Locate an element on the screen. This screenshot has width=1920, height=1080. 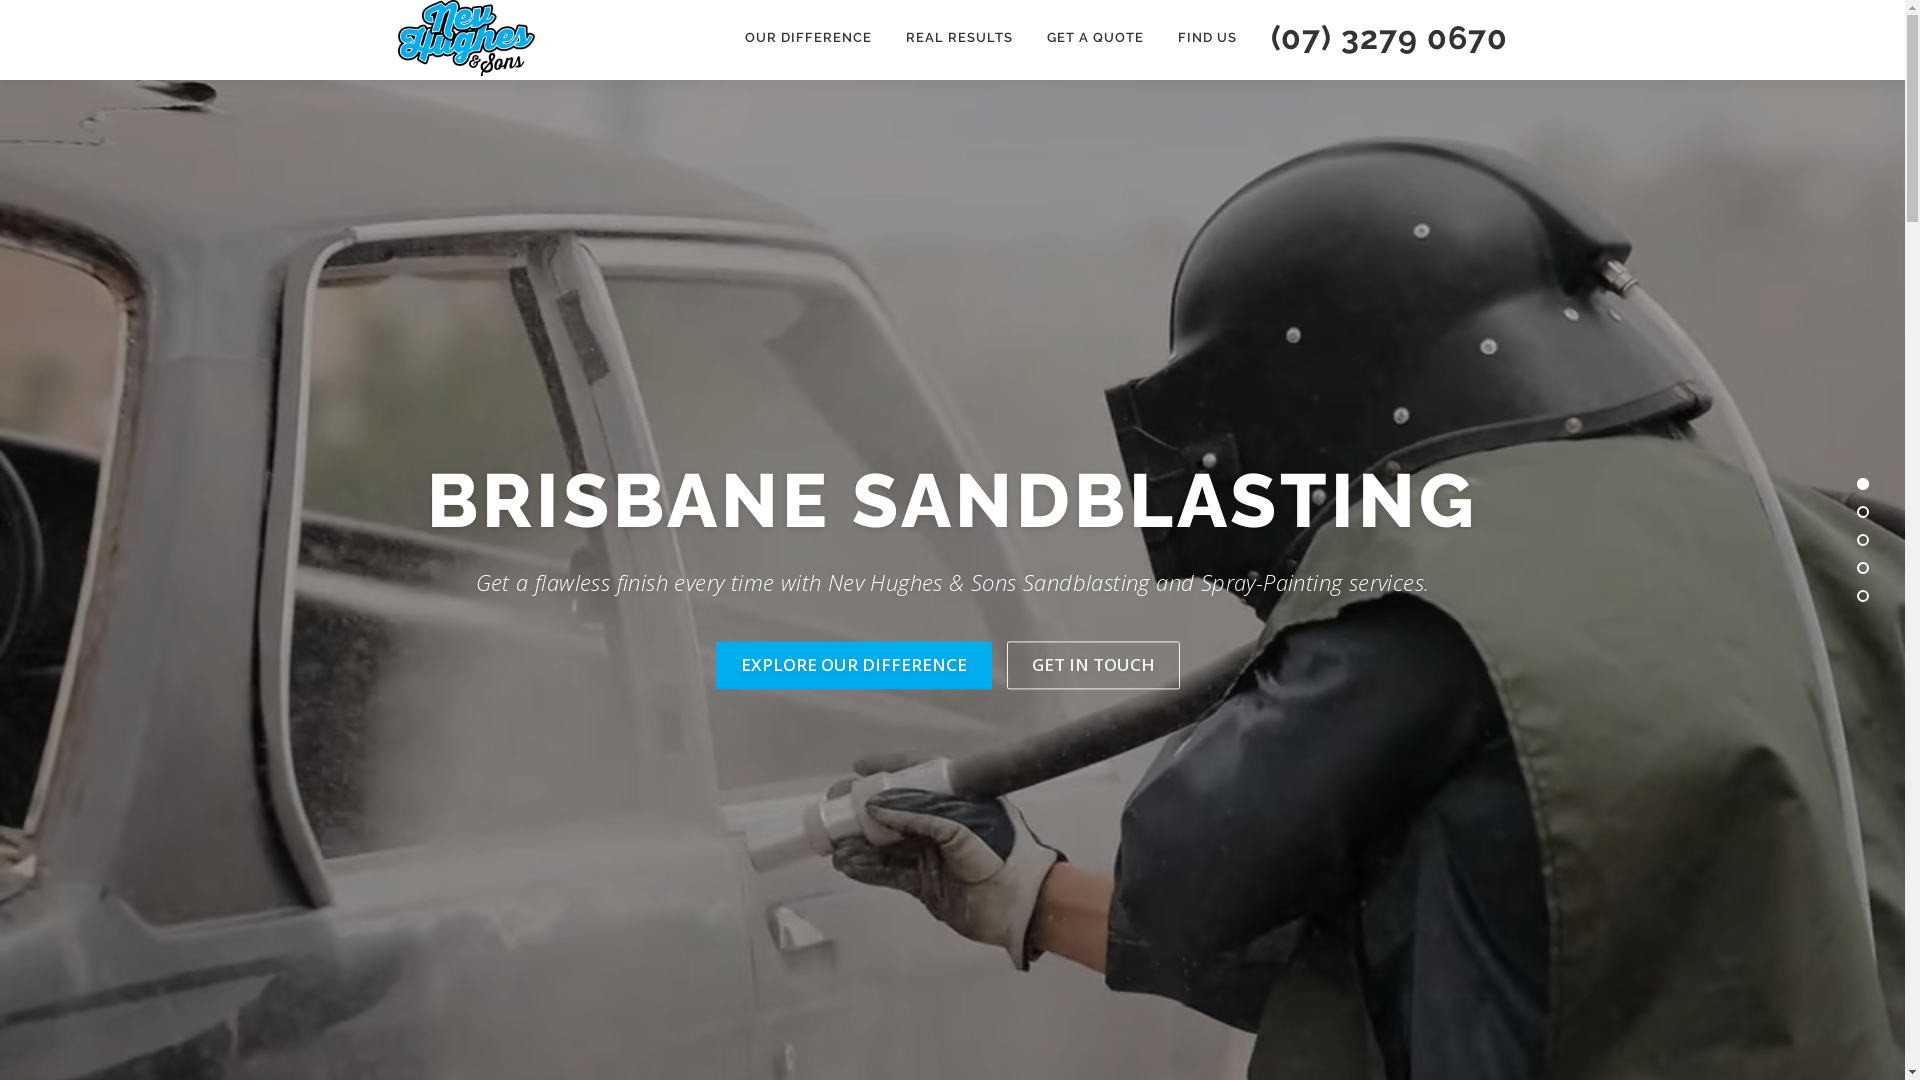
'GET IN TOUCH' is located at coordinates (1091, 665).